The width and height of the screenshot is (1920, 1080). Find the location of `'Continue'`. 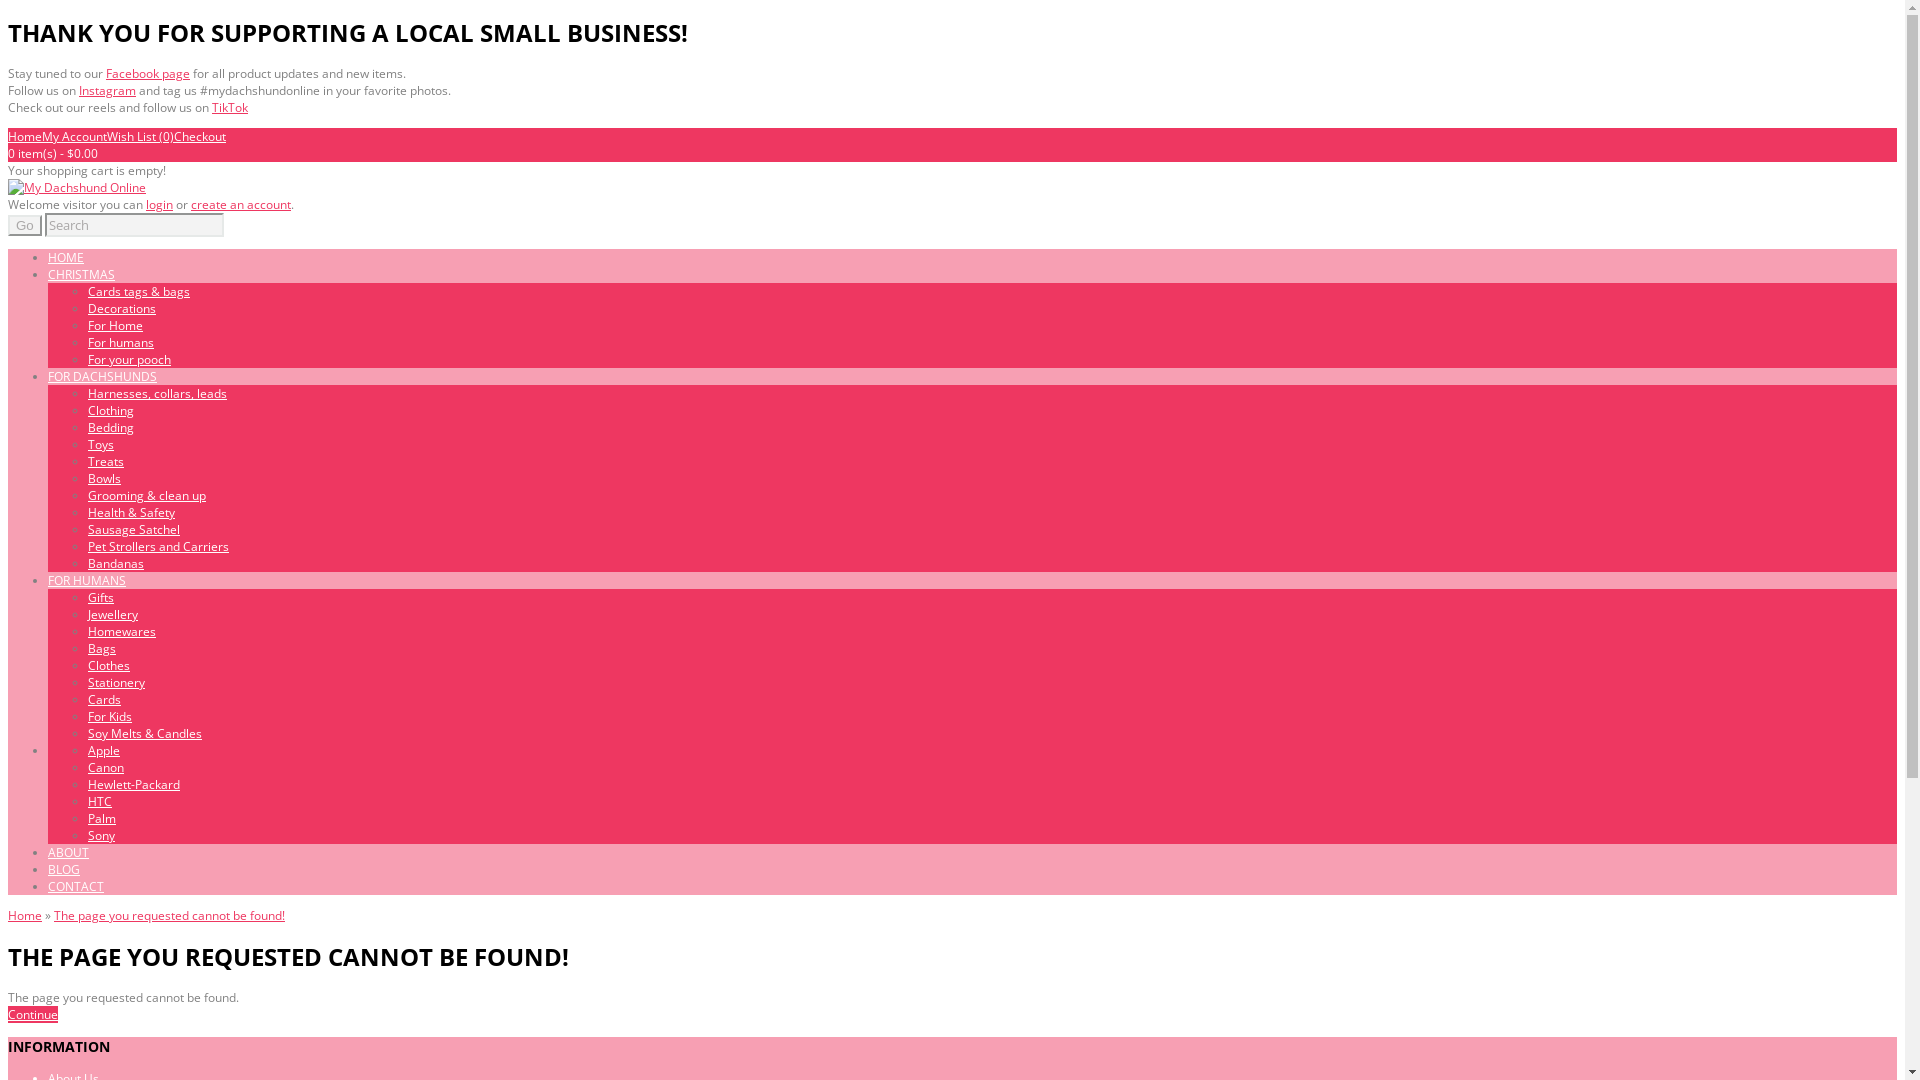

'Continue' is located at coordinates (8, 1014).